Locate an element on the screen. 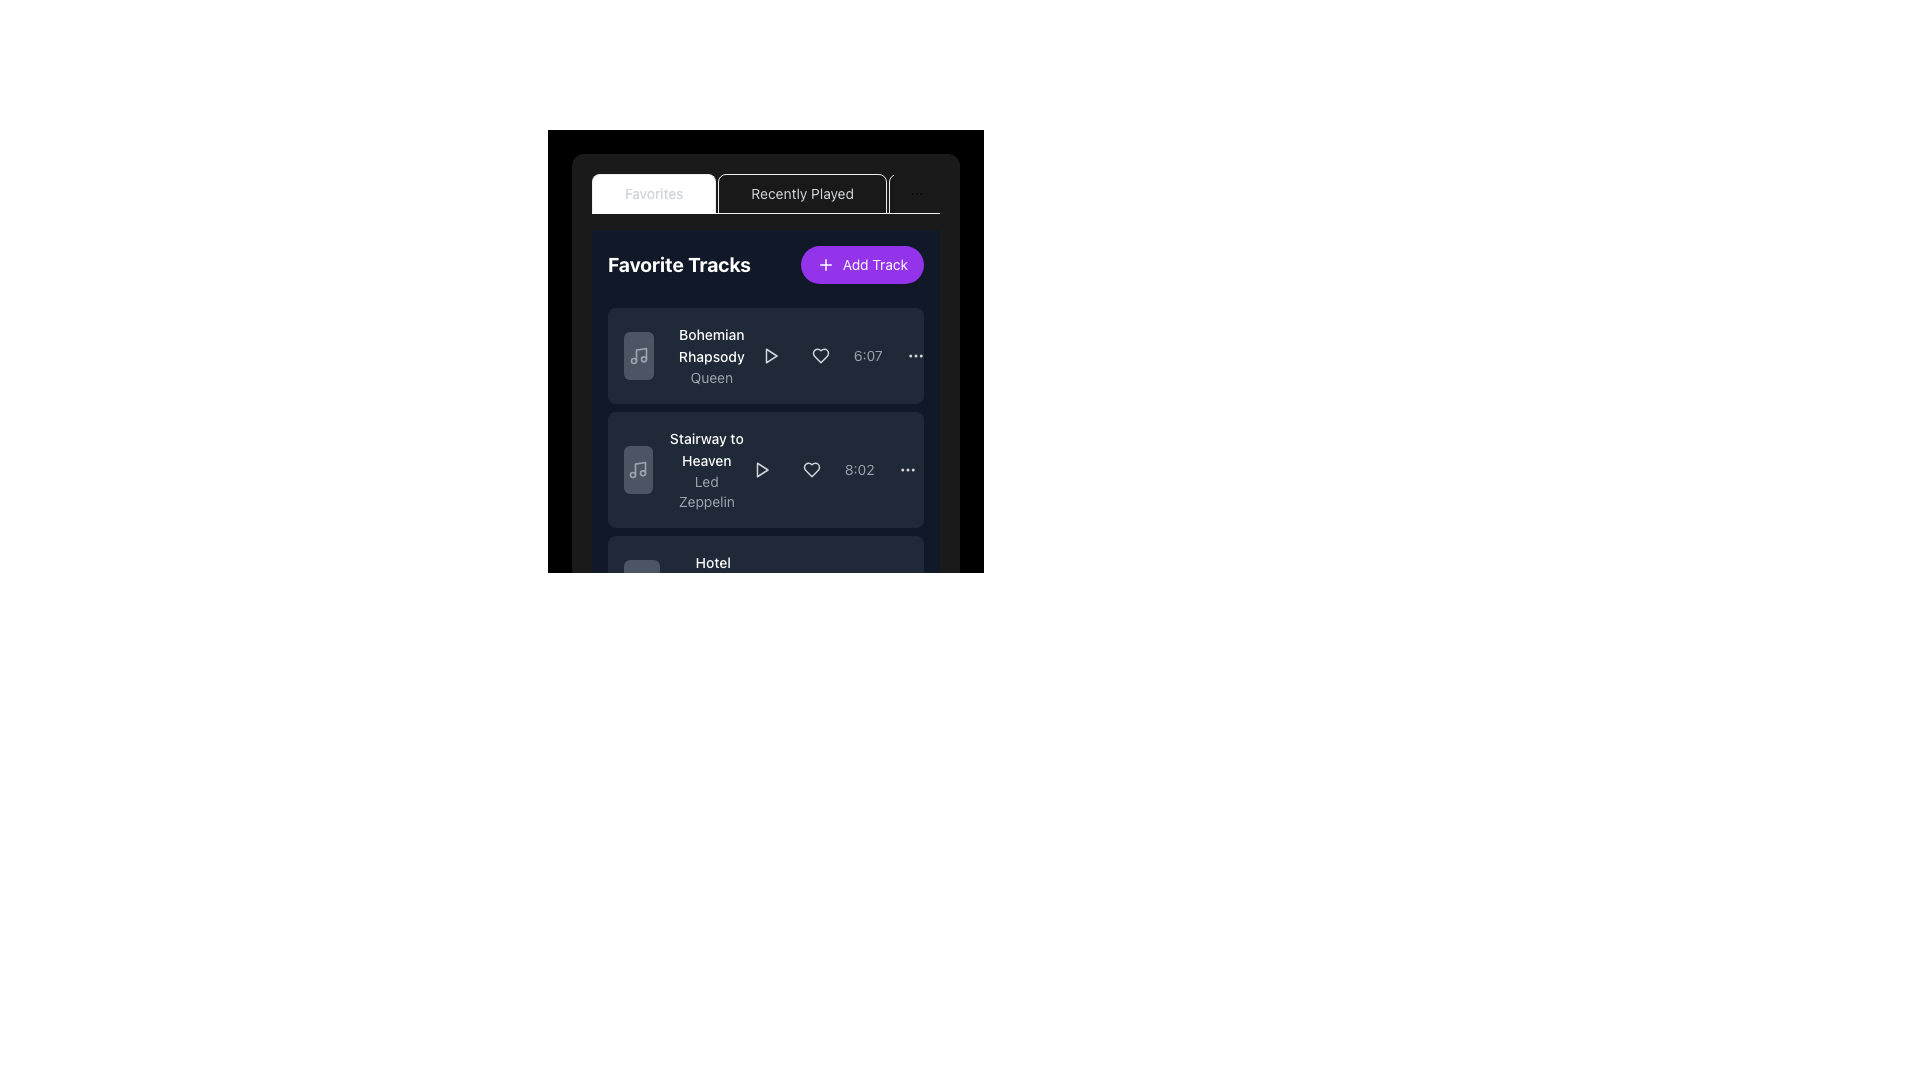 This screenshot has height=1080, width=1920. the horizontal ellipsis icon located in the top-right corner of the second row of elements, which consists of three dots arranged in a horizontal line is located at coordinates (906, 470).